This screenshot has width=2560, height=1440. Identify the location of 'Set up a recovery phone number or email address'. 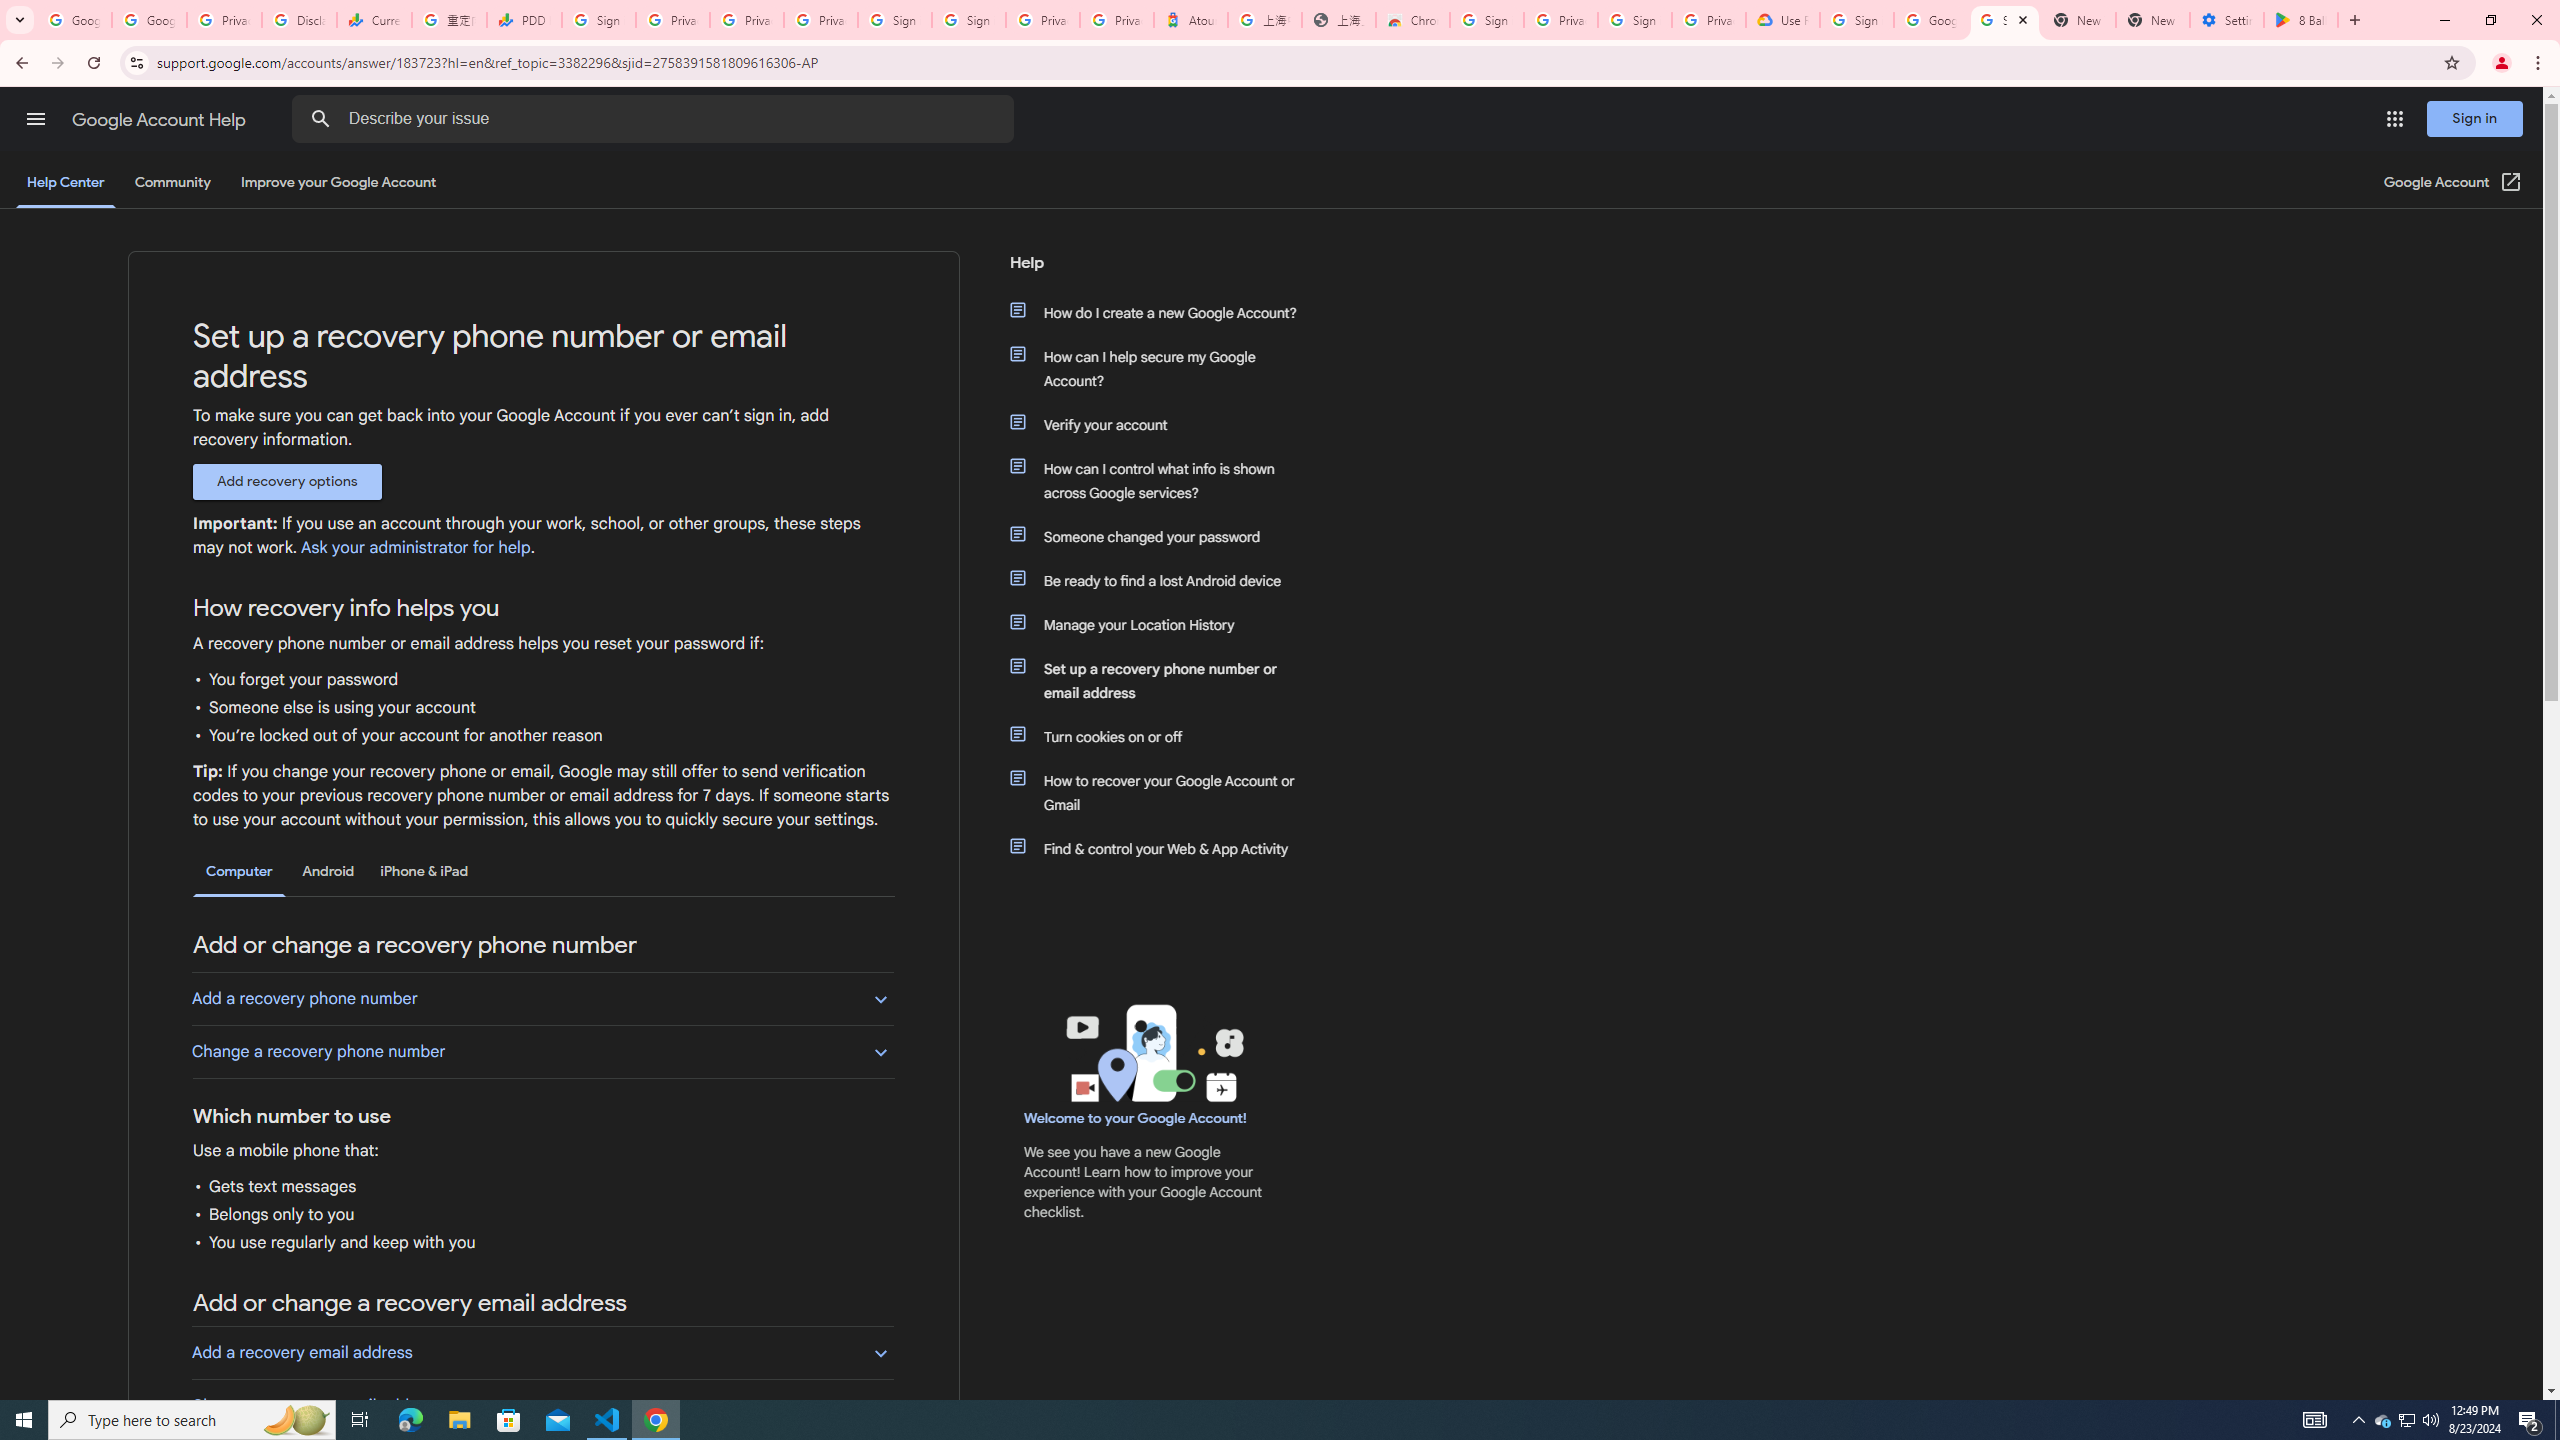
(1162, 681).